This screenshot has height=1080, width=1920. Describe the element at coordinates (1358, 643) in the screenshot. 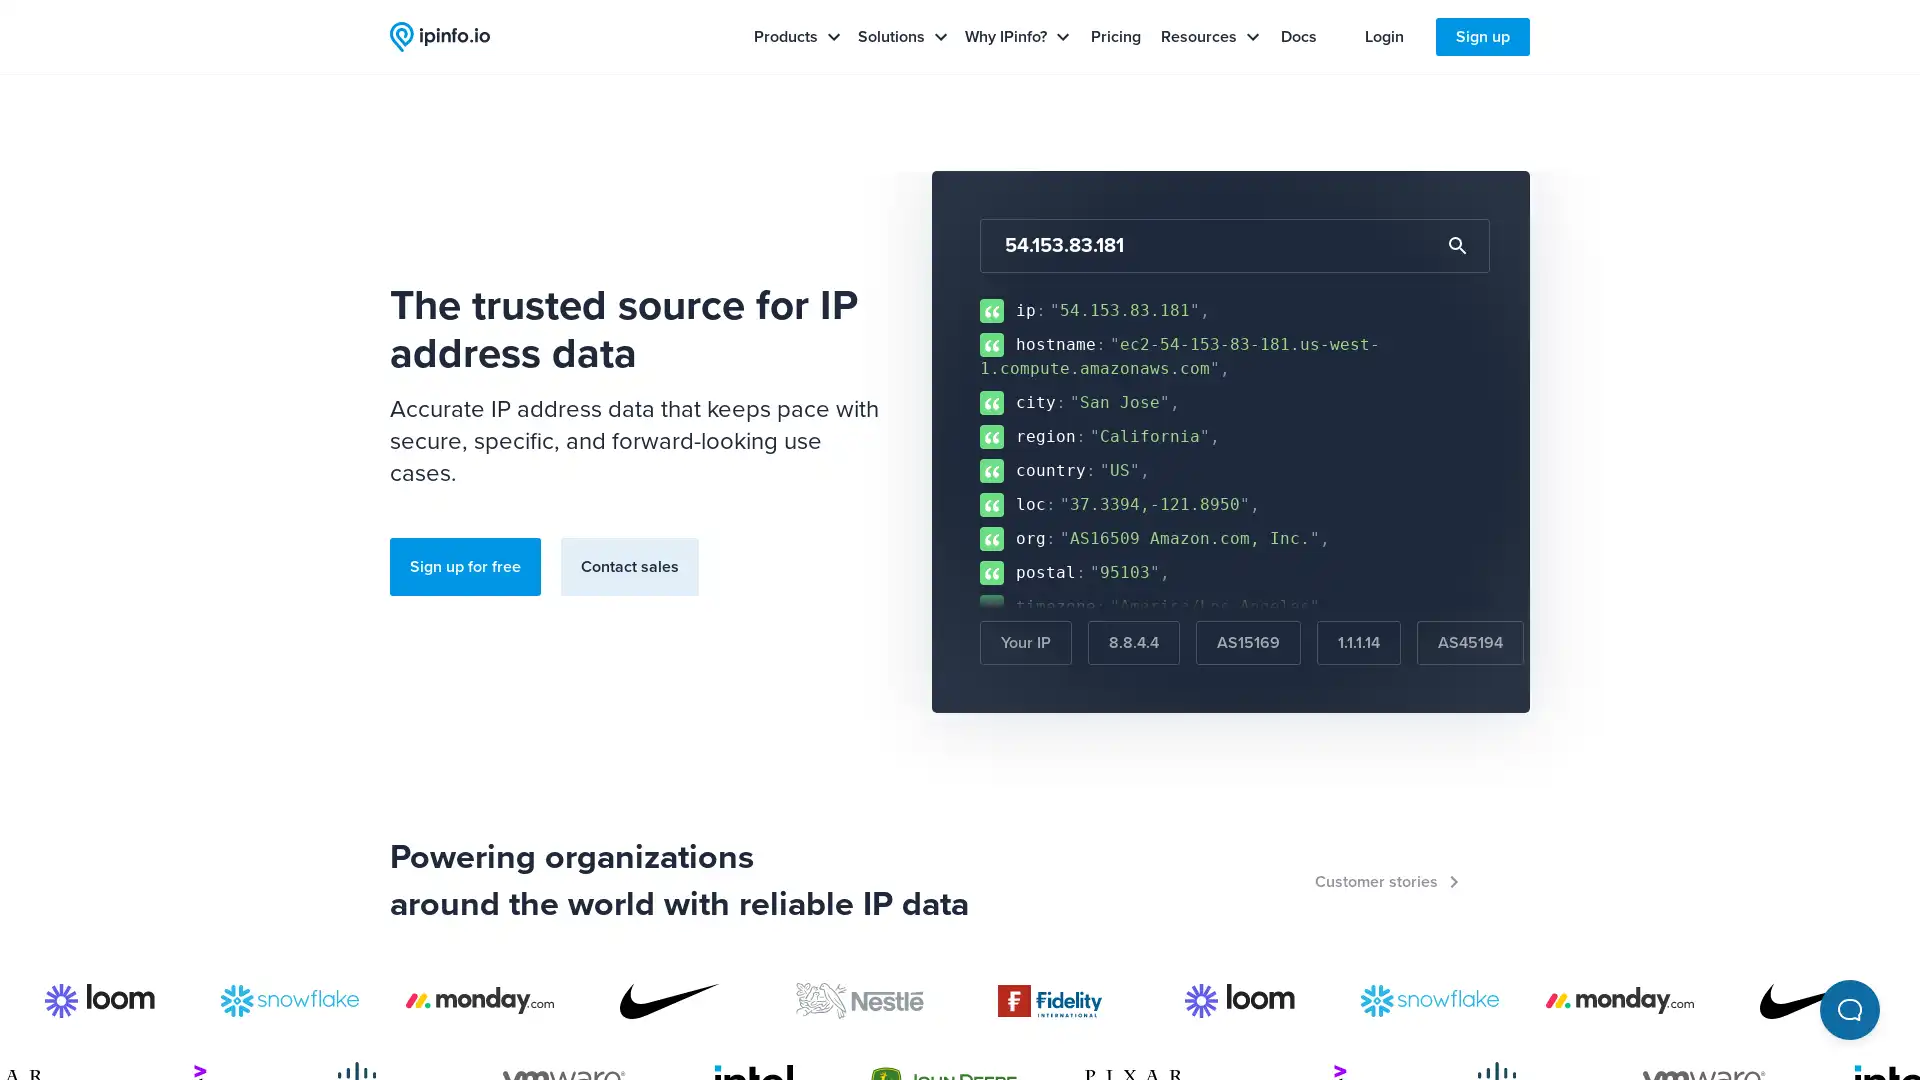

I see `1.1.1.14` at that location.